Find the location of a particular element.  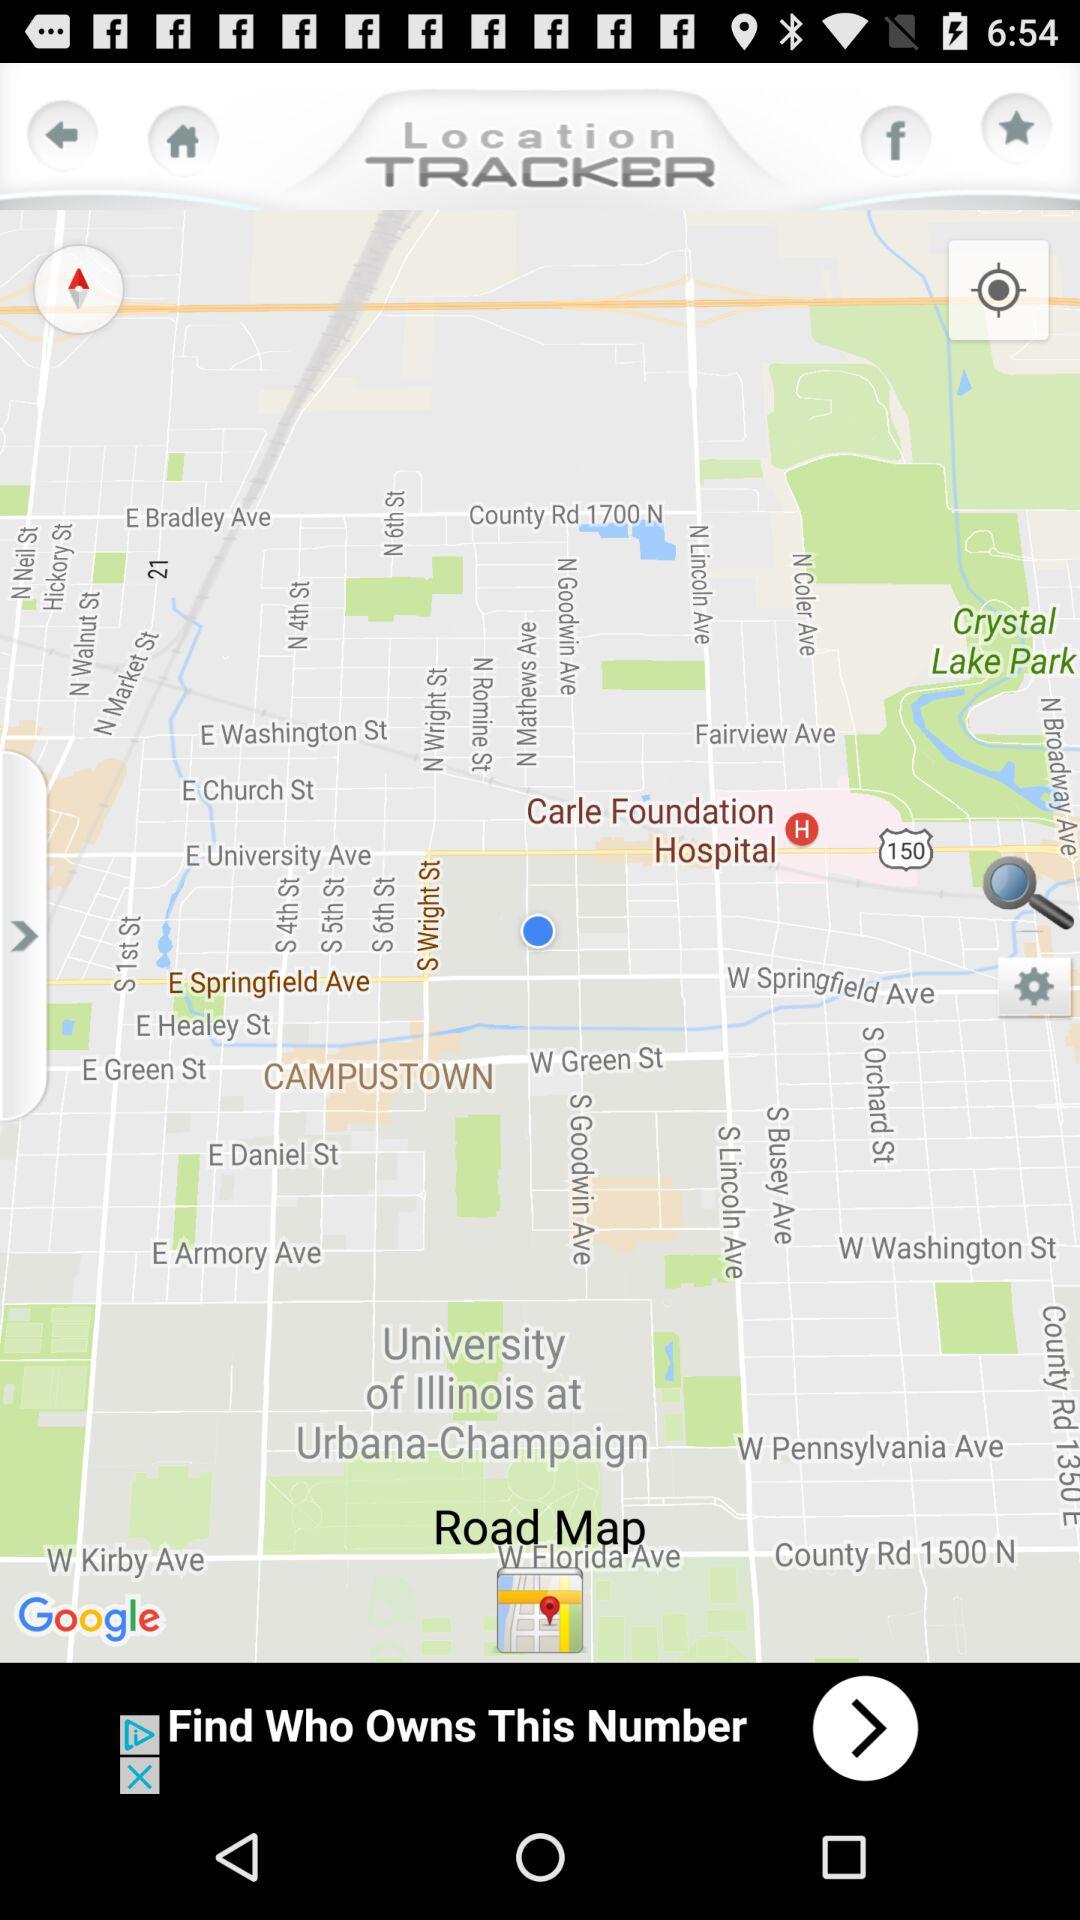

home page is located at coordinates (183, 140).